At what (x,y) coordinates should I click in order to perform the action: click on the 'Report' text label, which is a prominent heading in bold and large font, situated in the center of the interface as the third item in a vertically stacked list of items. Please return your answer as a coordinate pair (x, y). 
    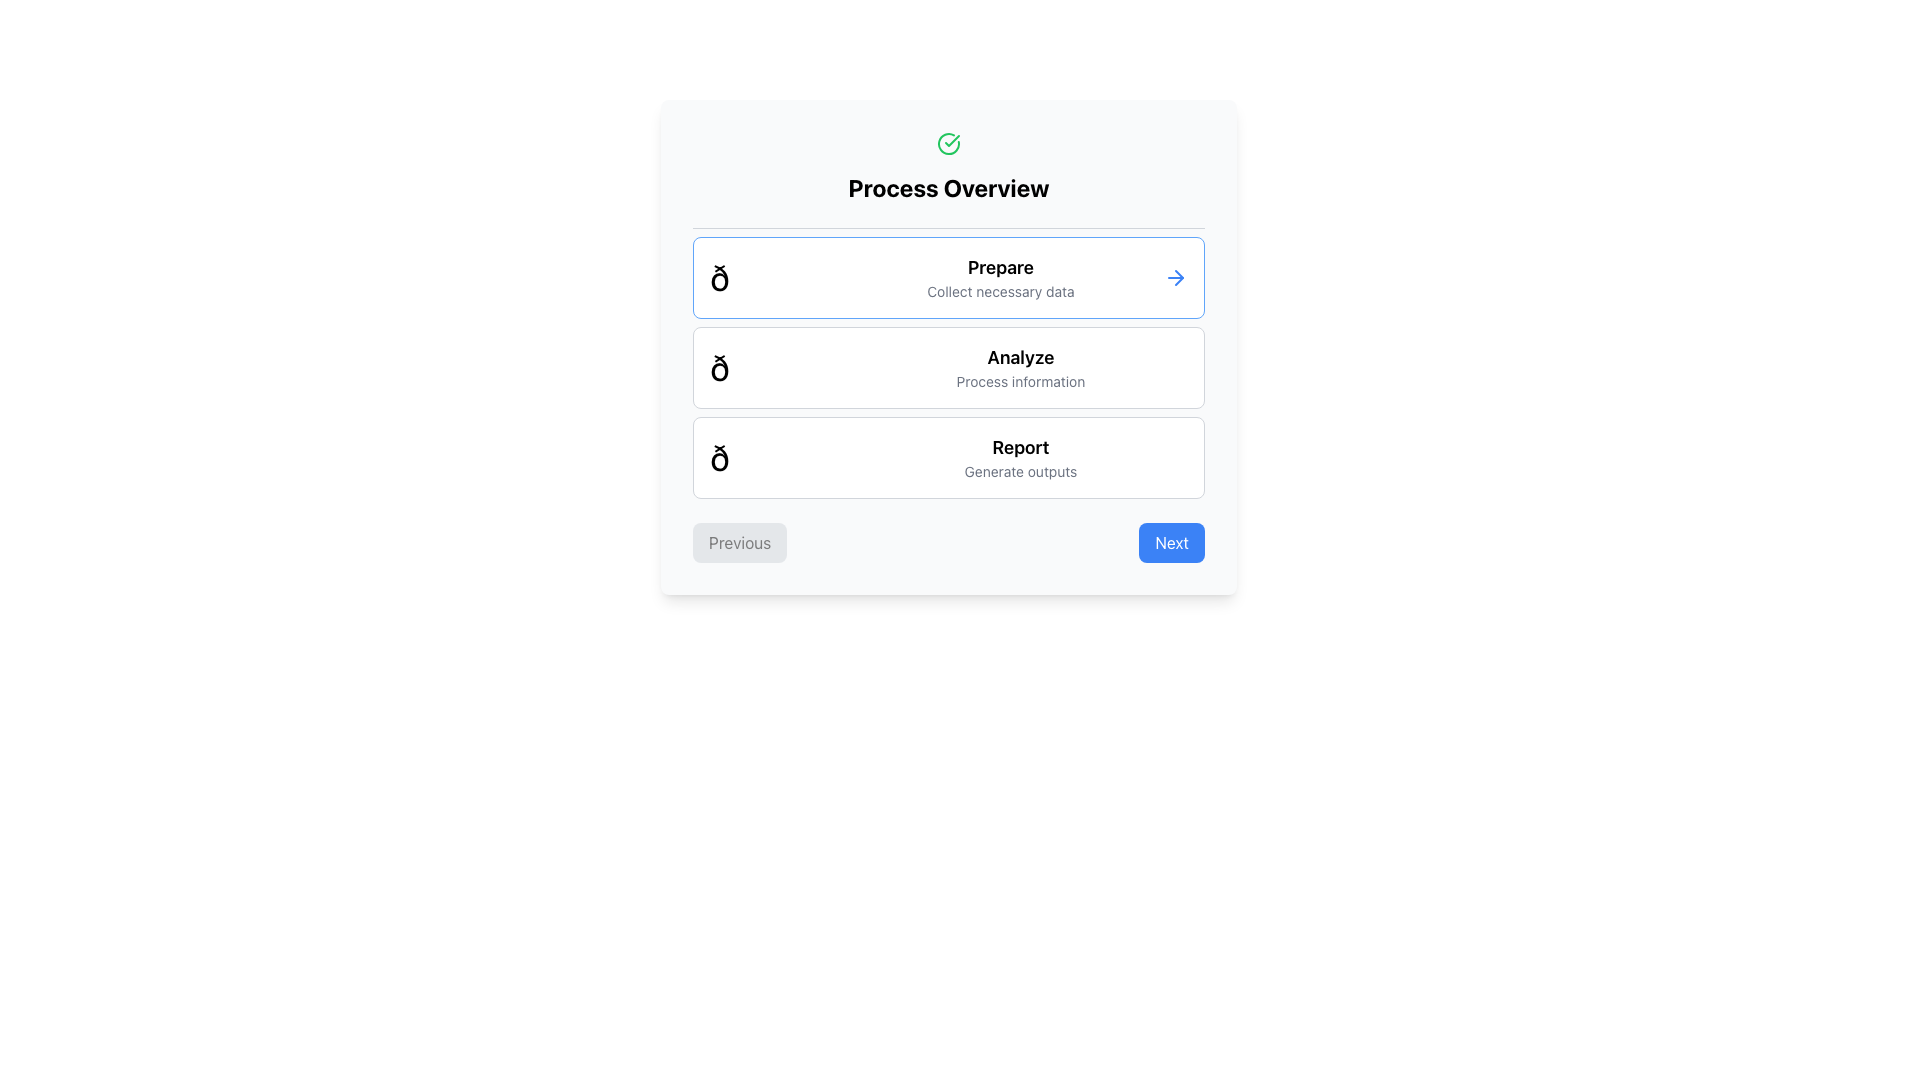
    Looking at the image, I should click on (1020, 446).